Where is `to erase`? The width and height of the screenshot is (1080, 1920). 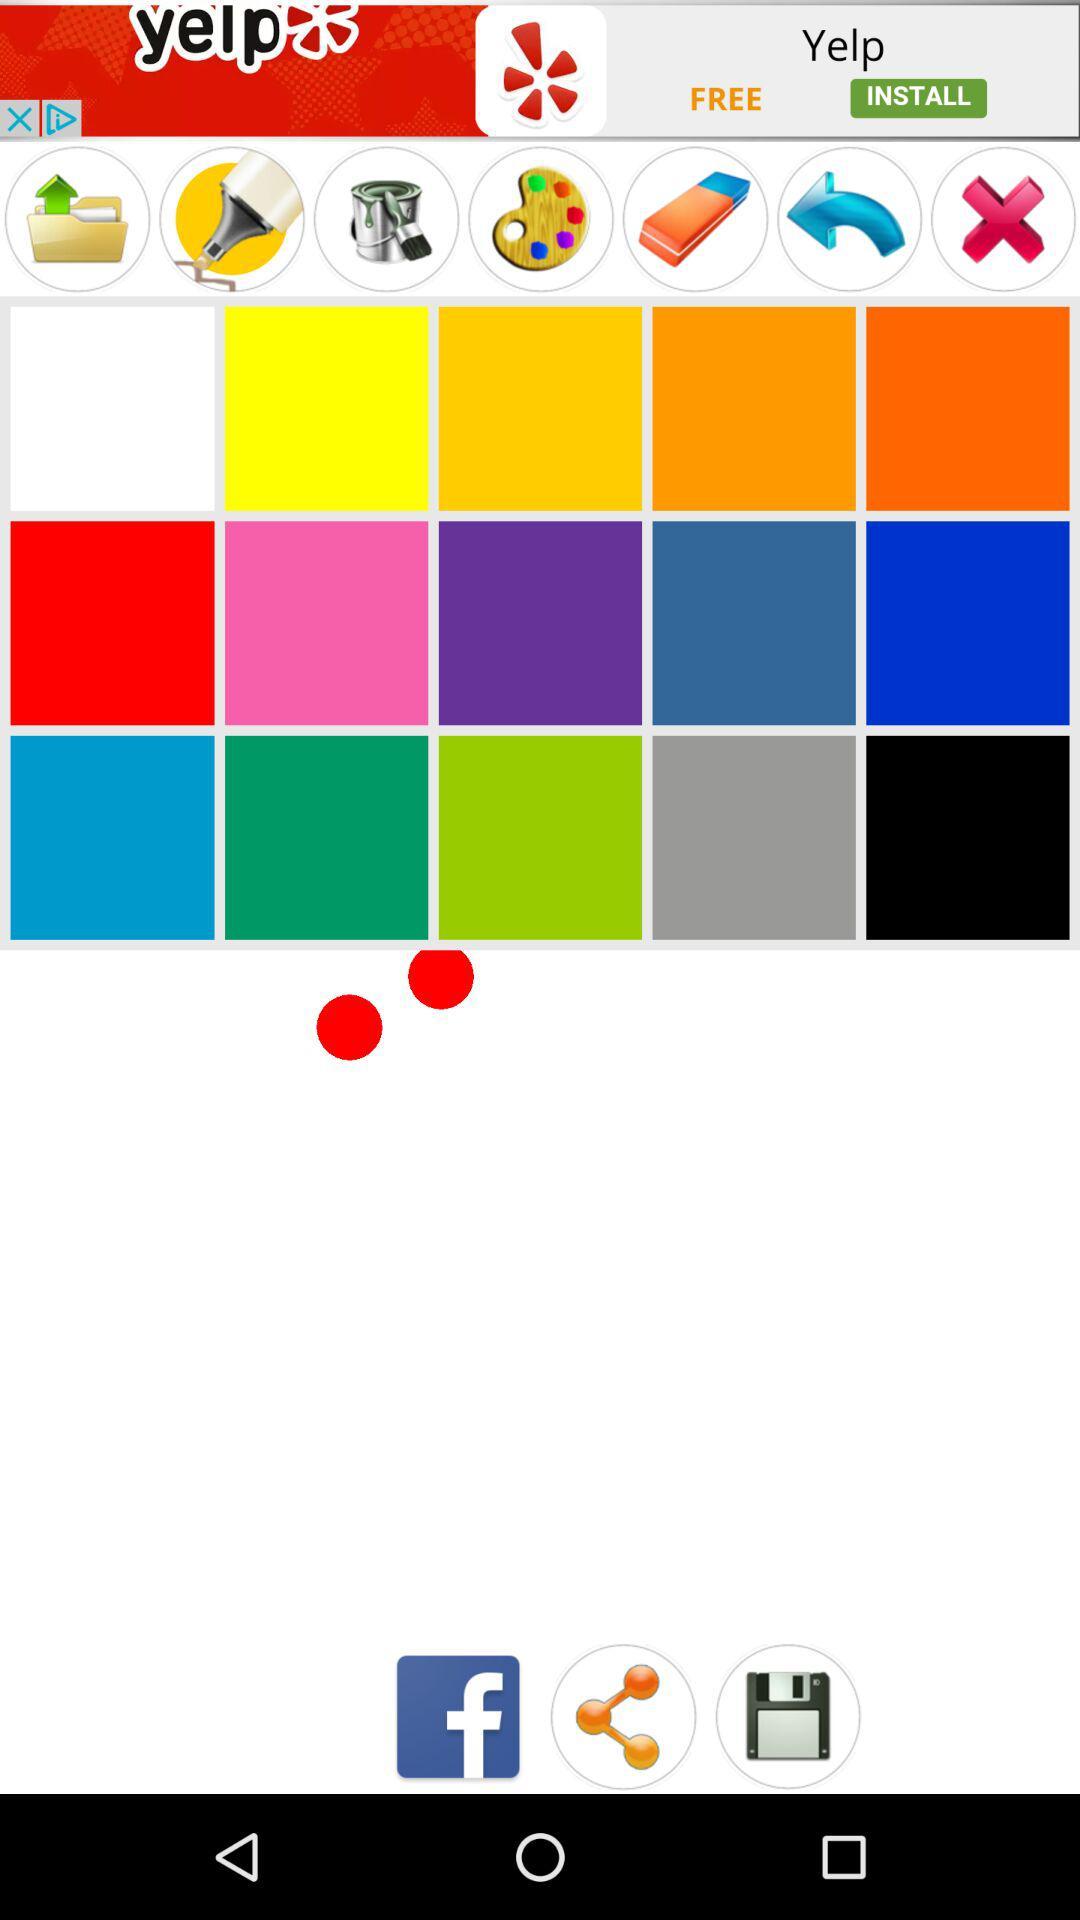
to erase is located at coordinates (694, 219).